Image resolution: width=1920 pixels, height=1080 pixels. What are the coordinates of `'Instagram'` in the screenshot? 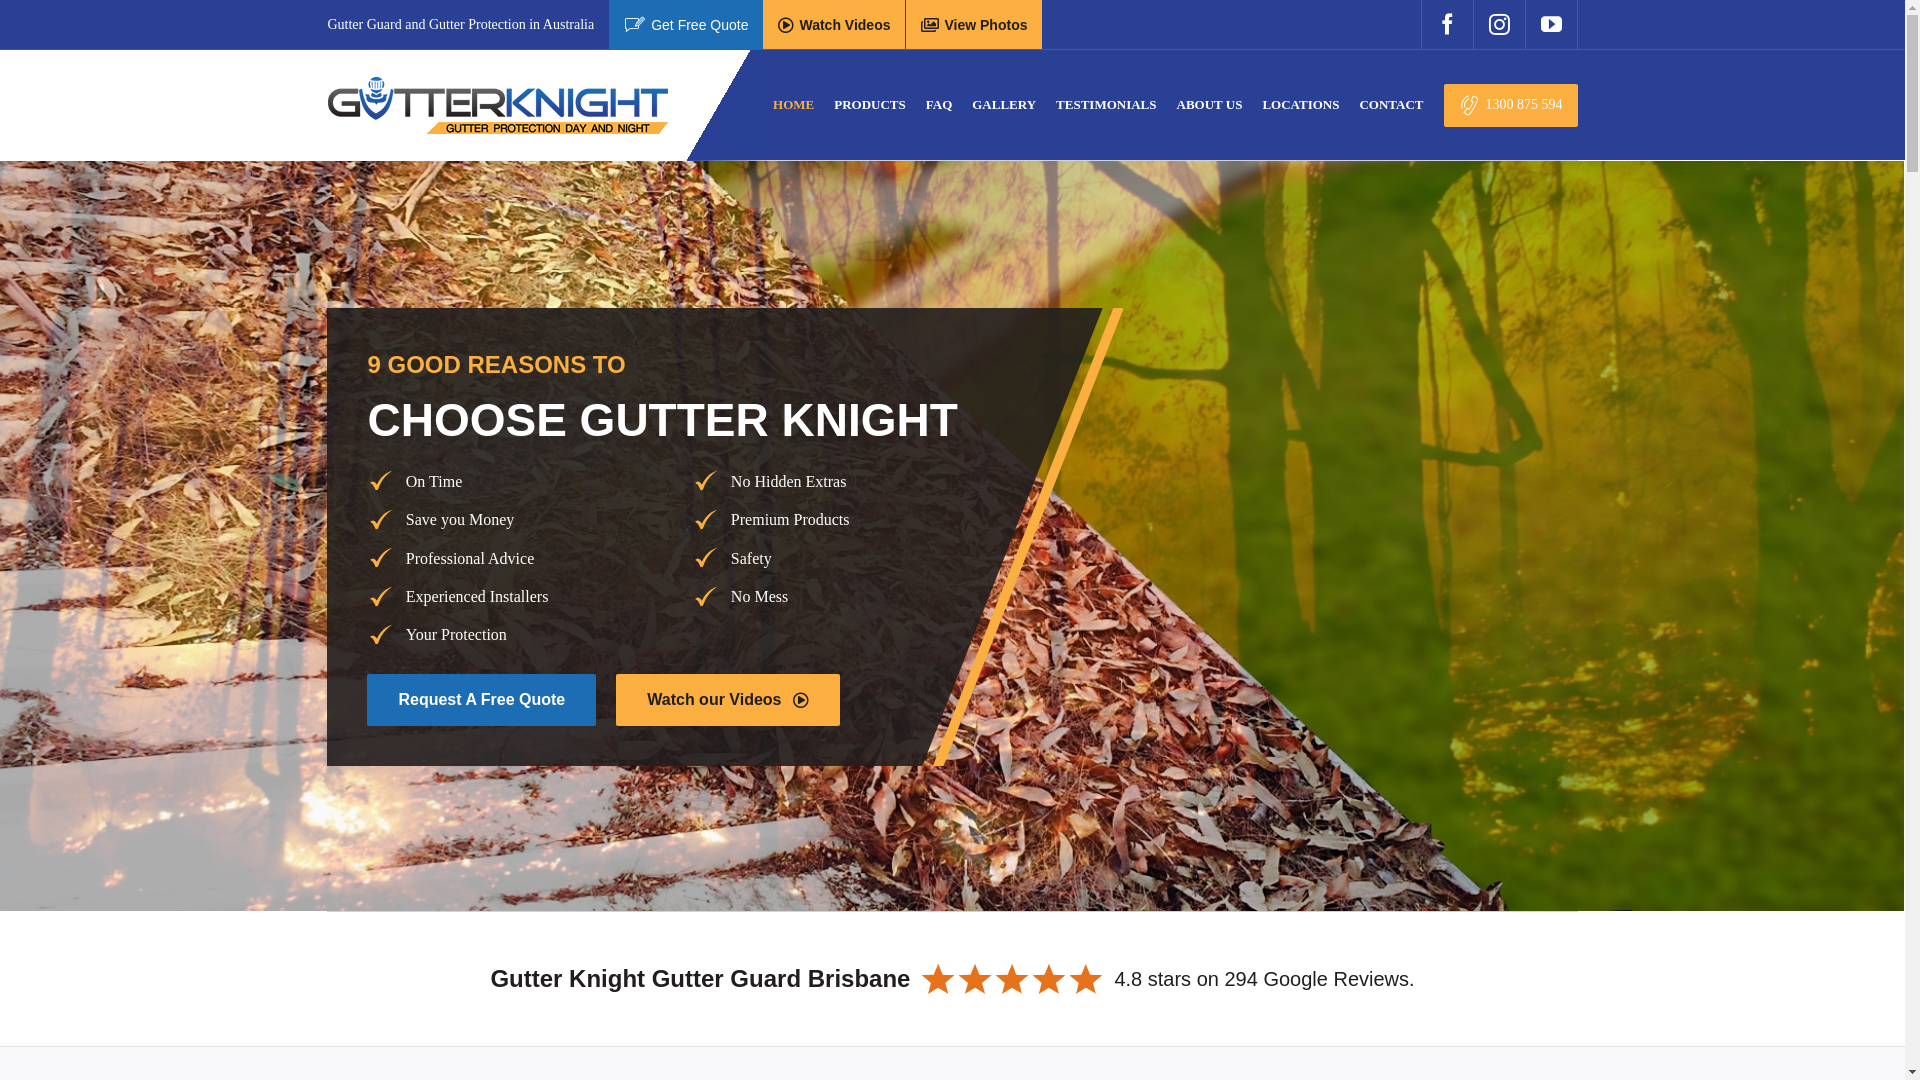 It's located at (1498, 24).